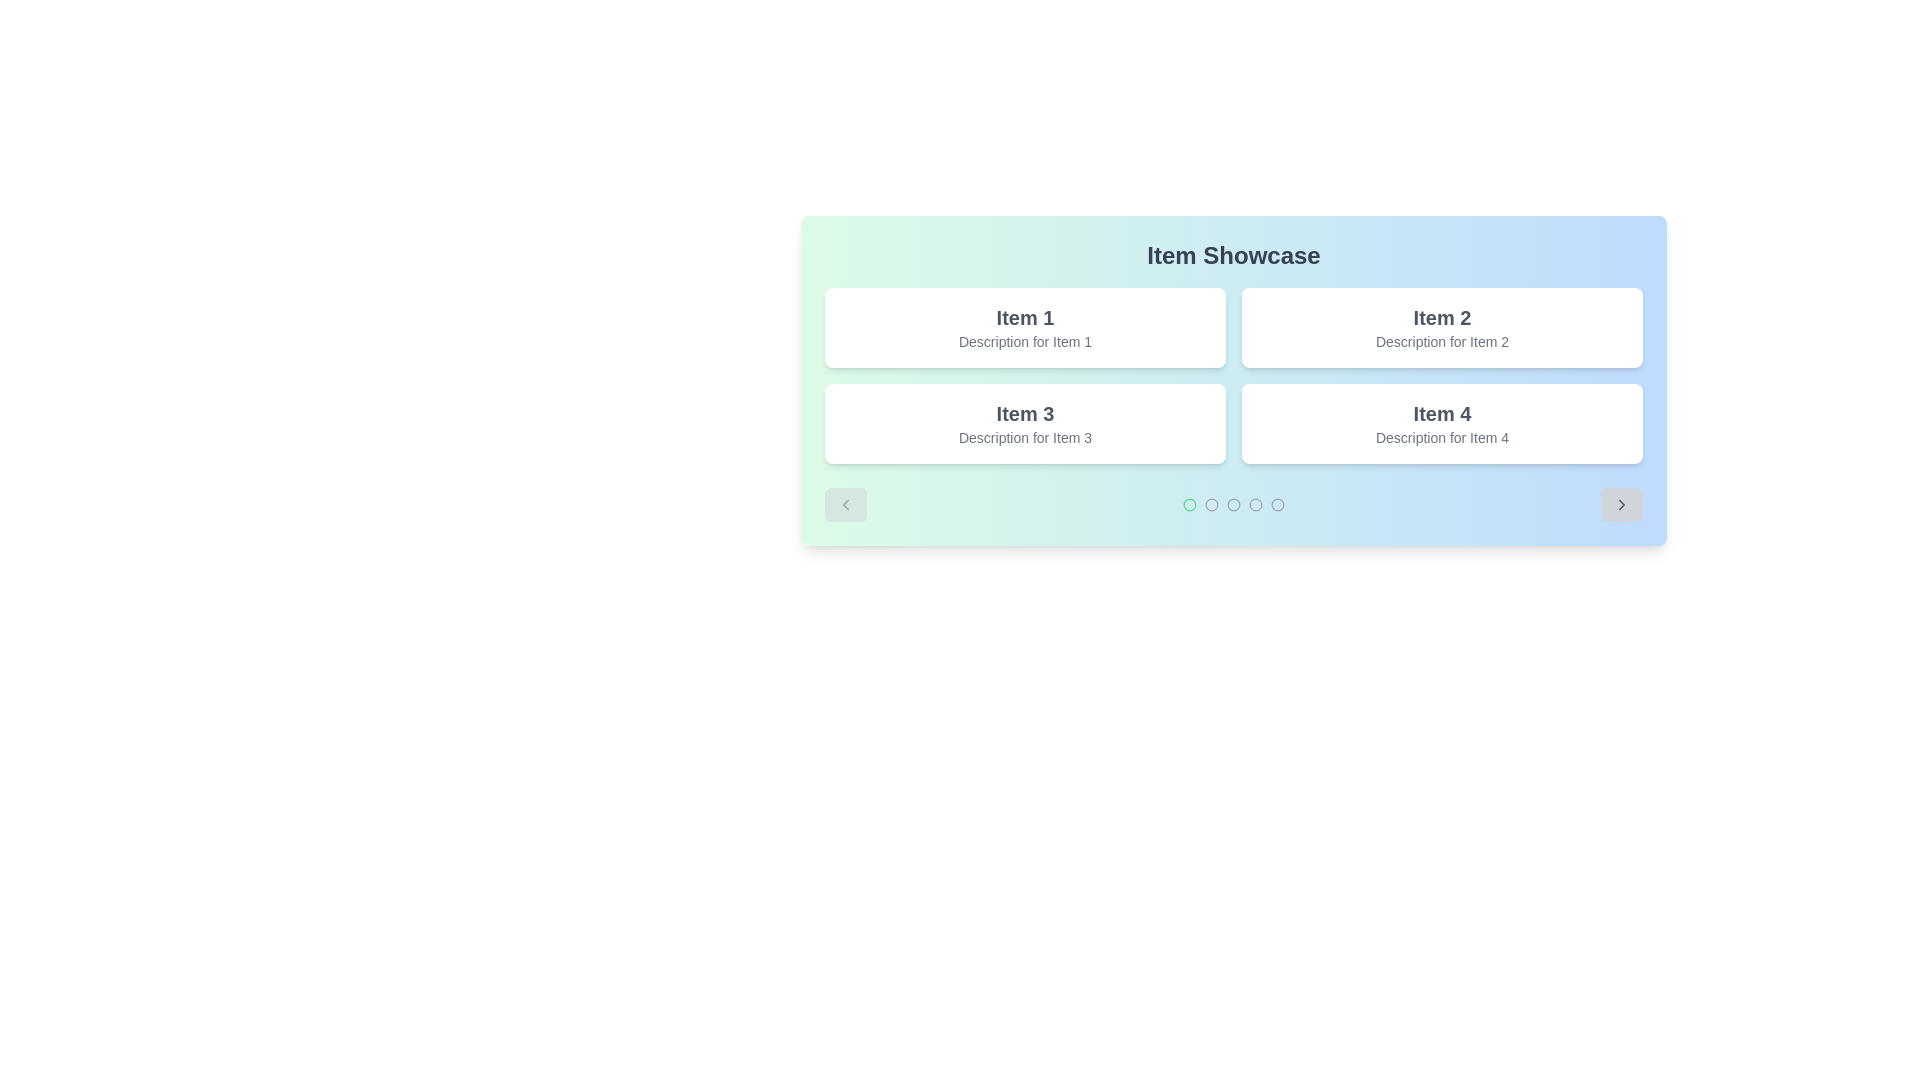 The width and height of the screenshot is (1920, 1080). Describe the element at coordinates (1442, 341) in the screenshot. I see `descriptive text located under 'Item 2' in the top-right quadrant of the grid` at that location.